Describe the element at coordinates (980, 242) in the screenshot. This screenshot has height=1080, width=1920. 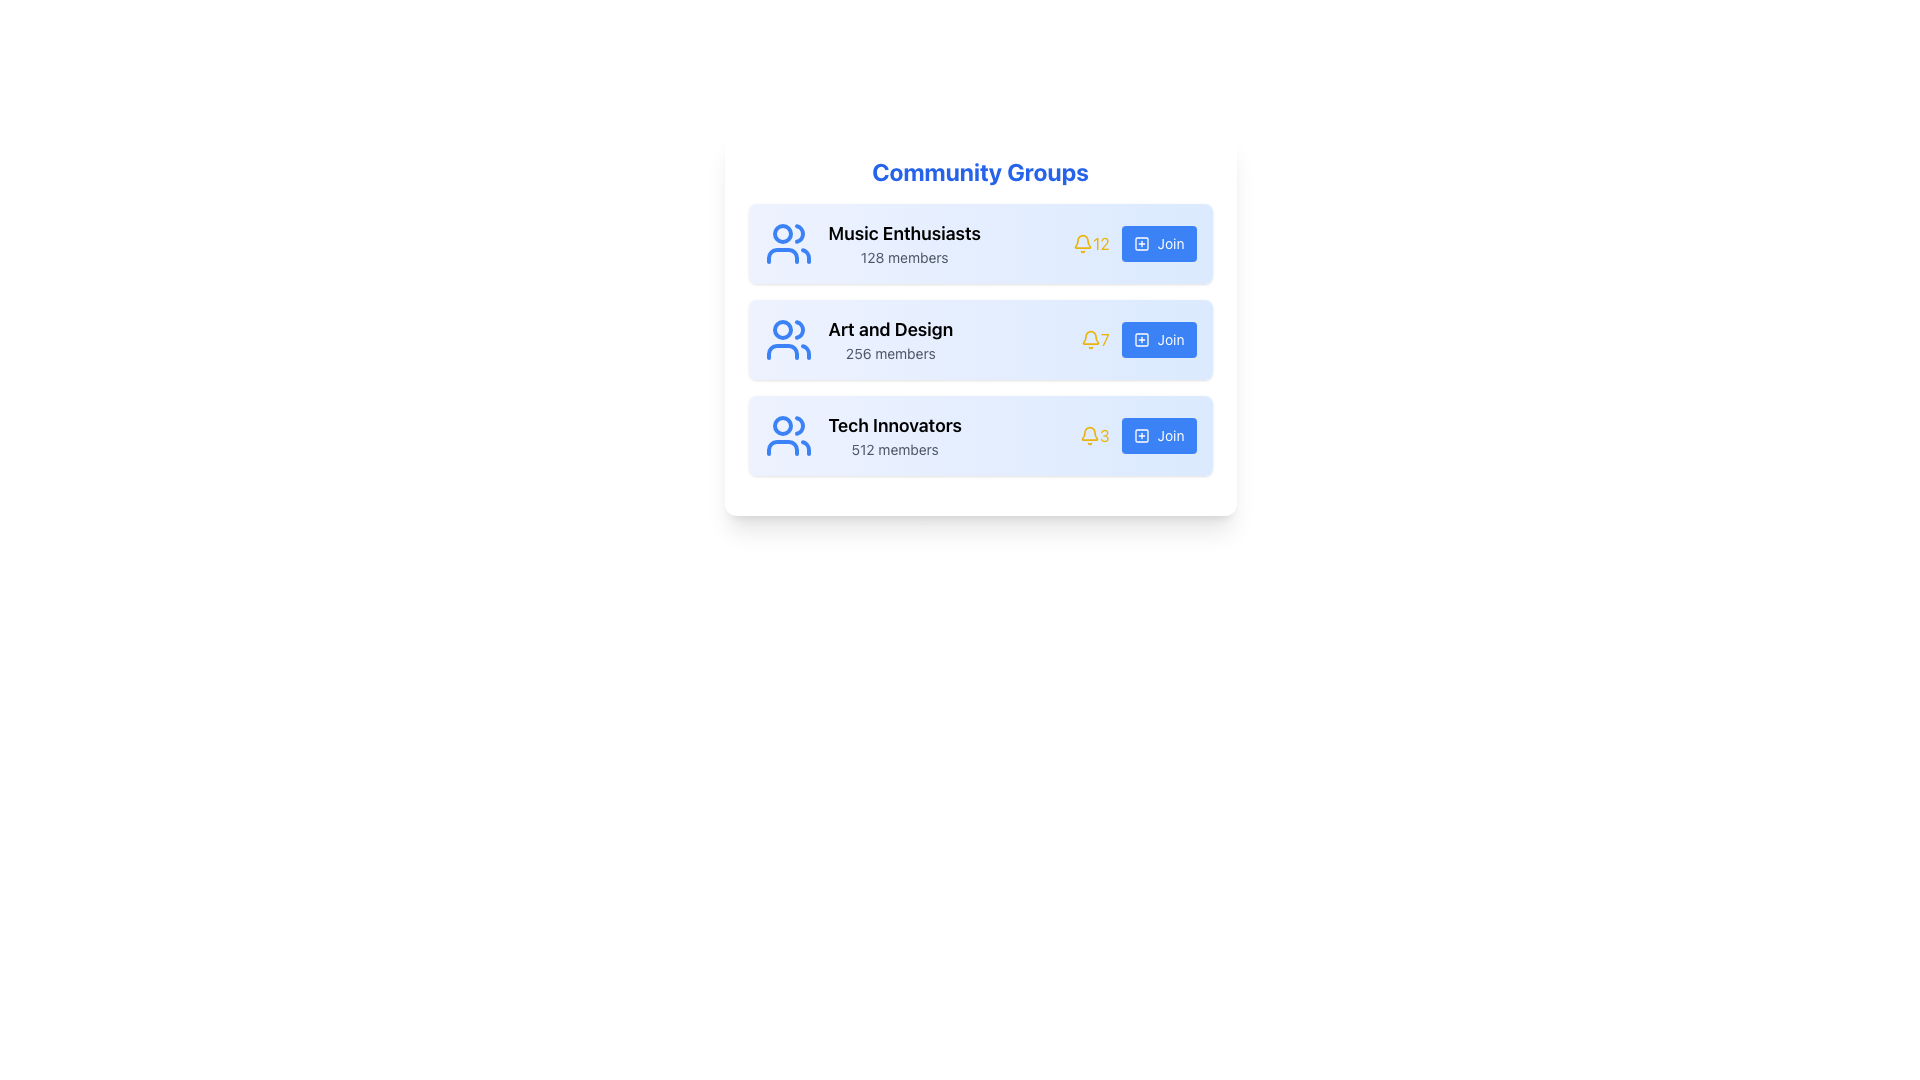
I see `the 'Music Enthusiasts' group entry in the community groups list to trigger visual feedback` at that location.